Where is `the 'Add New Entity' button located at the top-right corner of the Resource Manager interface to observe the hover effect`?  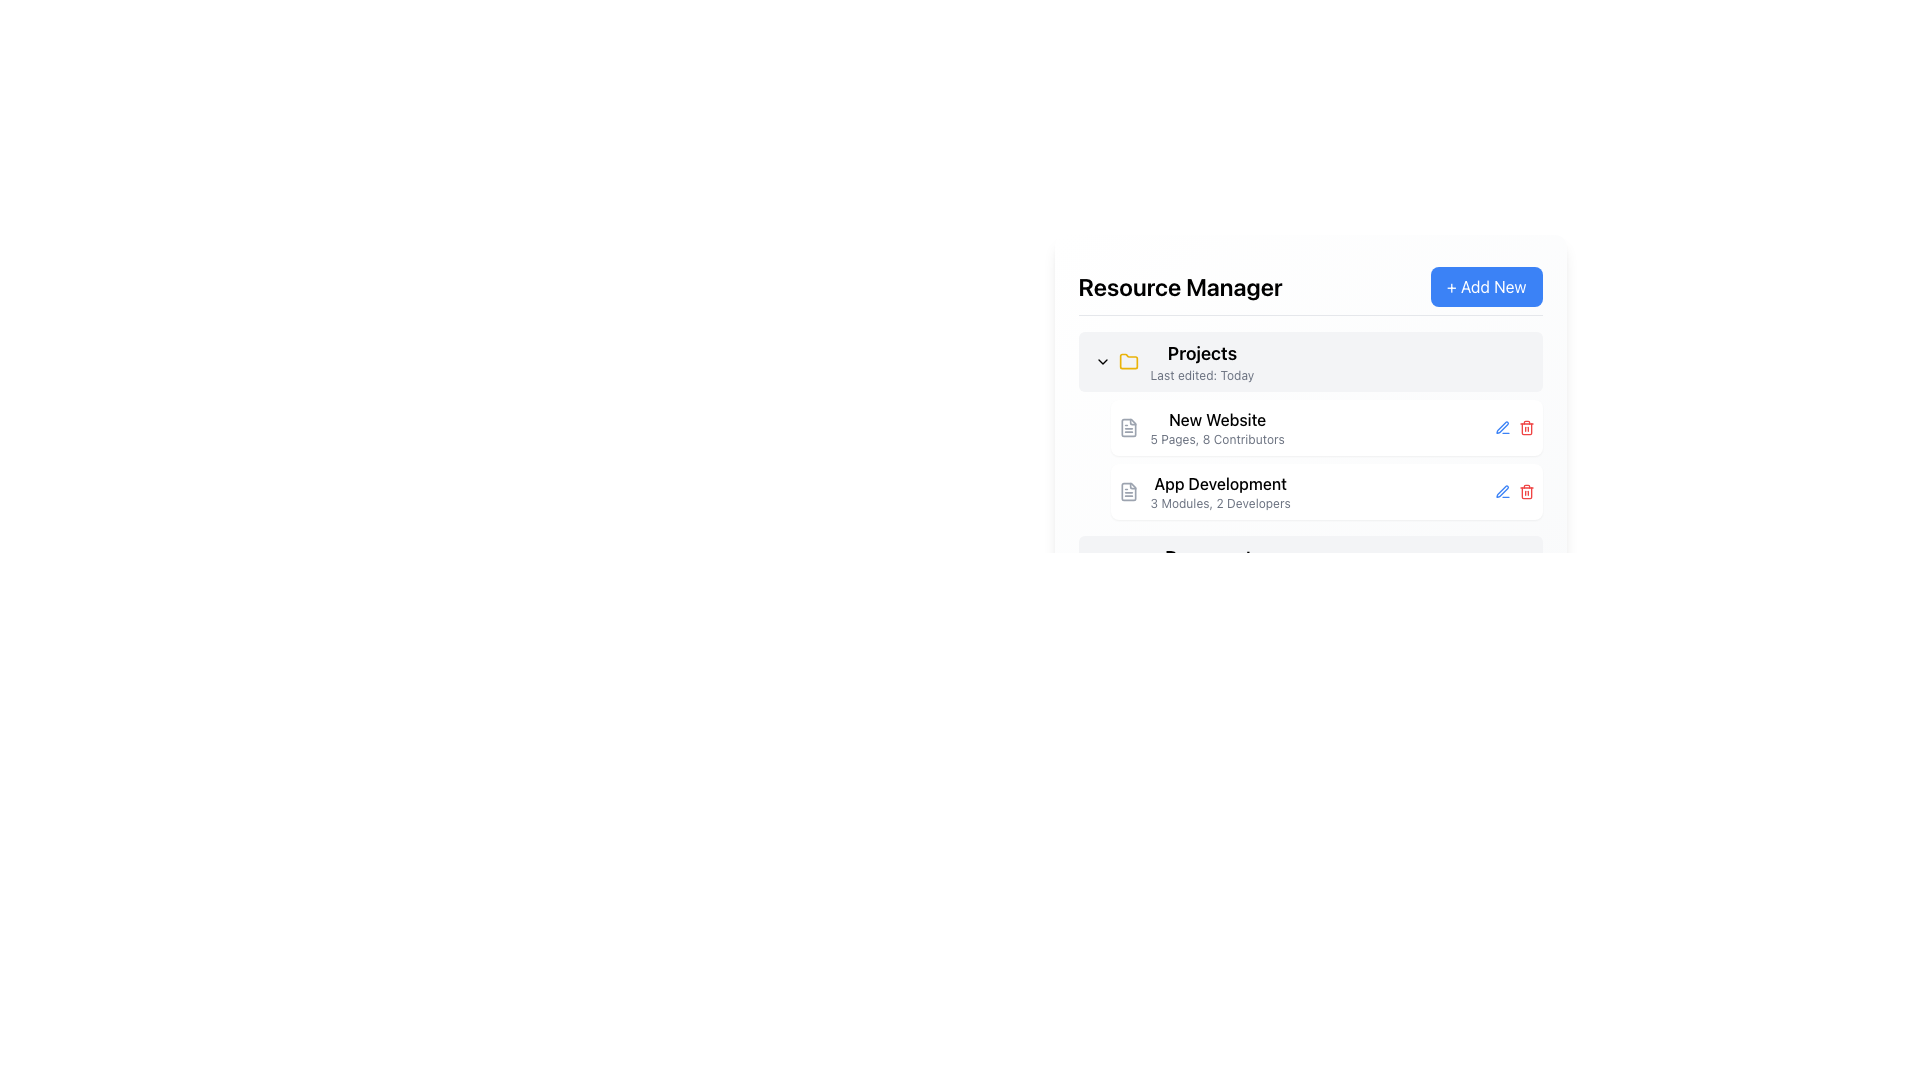
the 'Add New Entity' button located at the top-right corner of the Resource Manager interface to observe the hover effect is located at coordinates (1486, 286).